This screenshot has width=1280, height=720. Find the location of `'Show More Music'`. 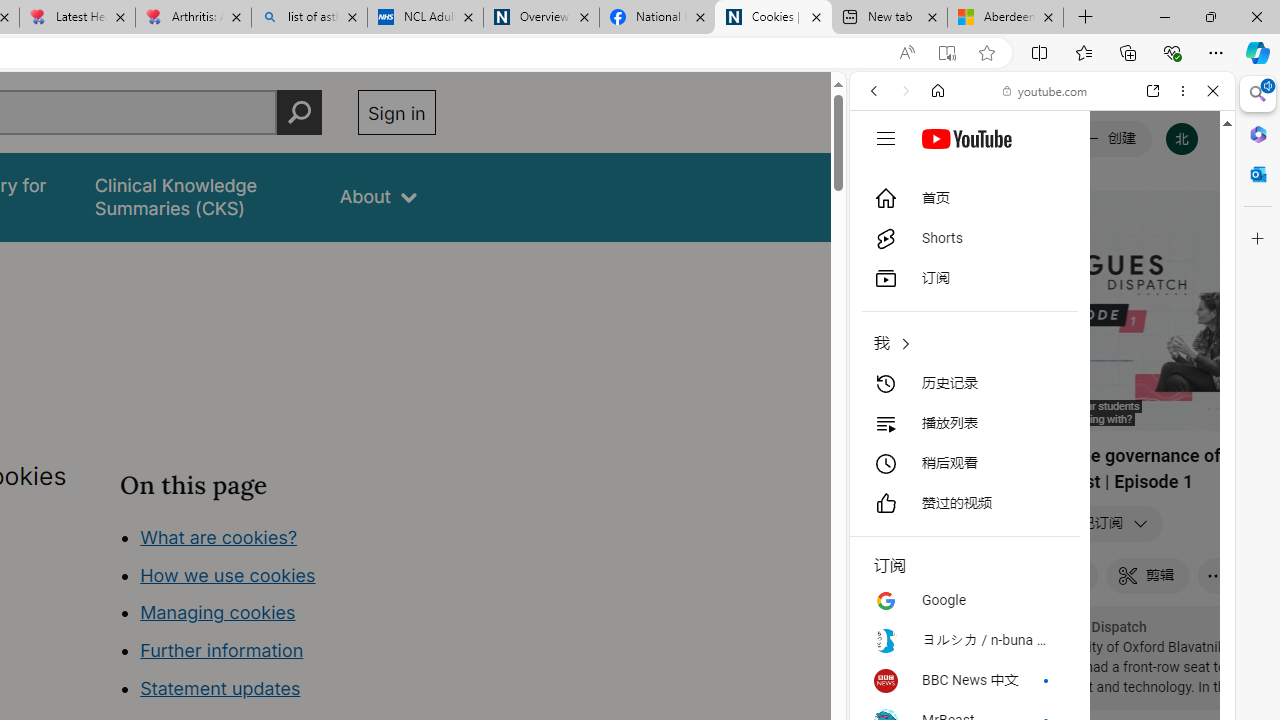

'Show More Music' is located at coordinates (1164, 546).